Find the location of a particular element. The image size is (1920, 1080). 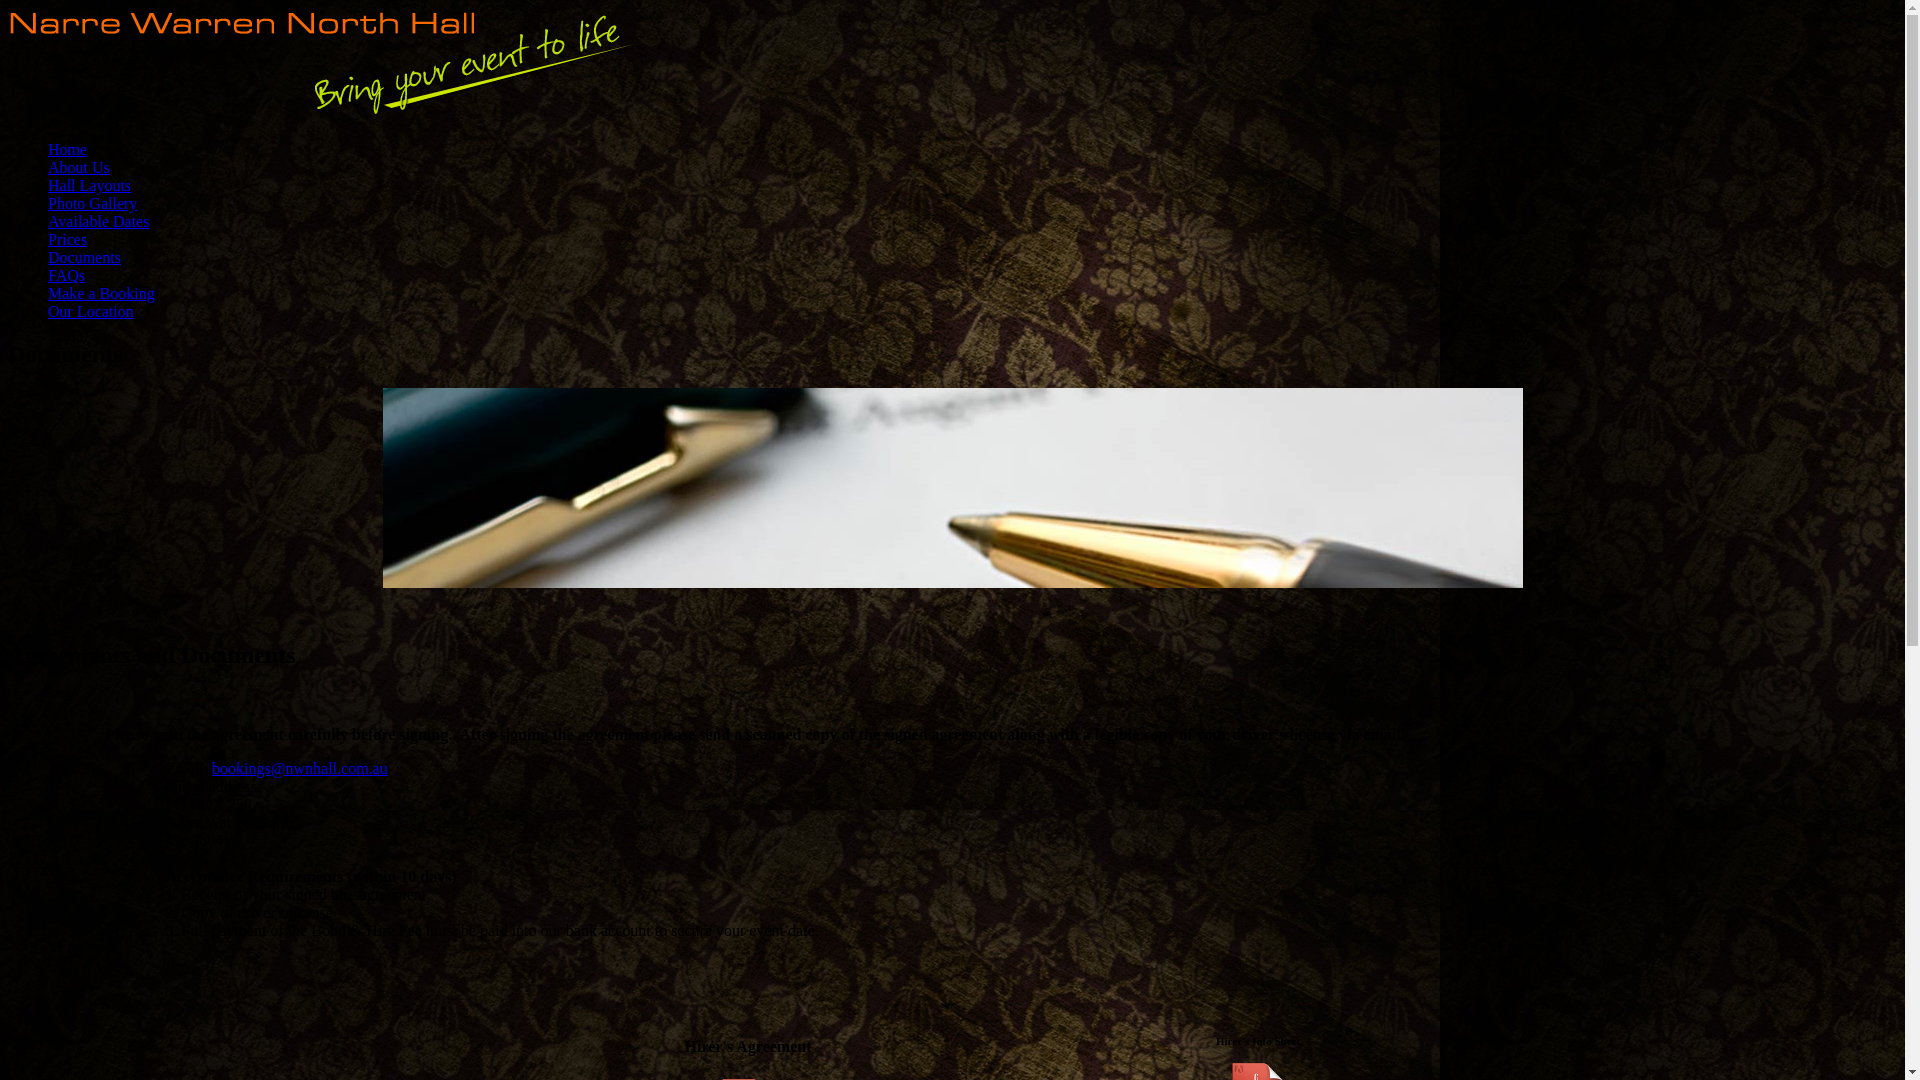

'Our Location' is located at coordinates (90, 311).